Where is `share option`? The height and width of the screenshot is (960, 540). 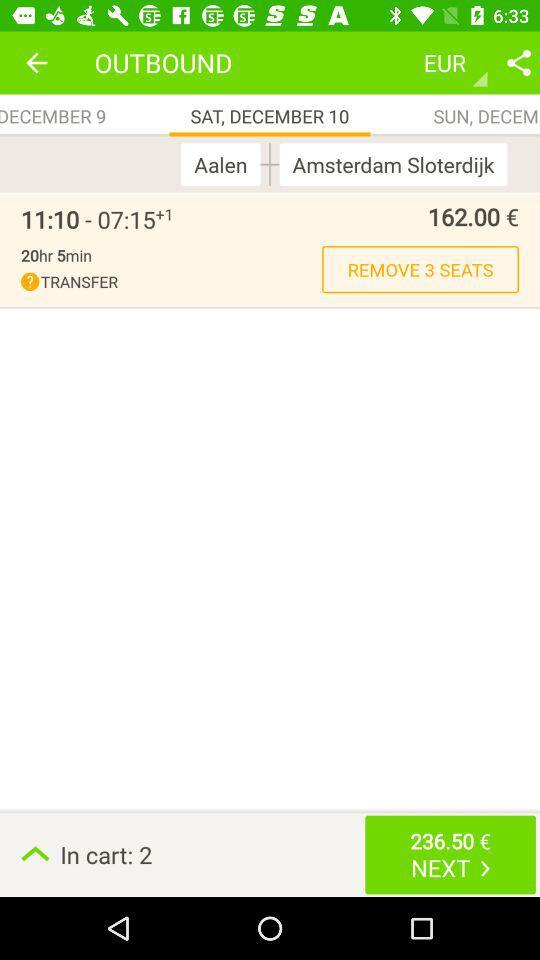 share option is located at coordinates (518, 62).